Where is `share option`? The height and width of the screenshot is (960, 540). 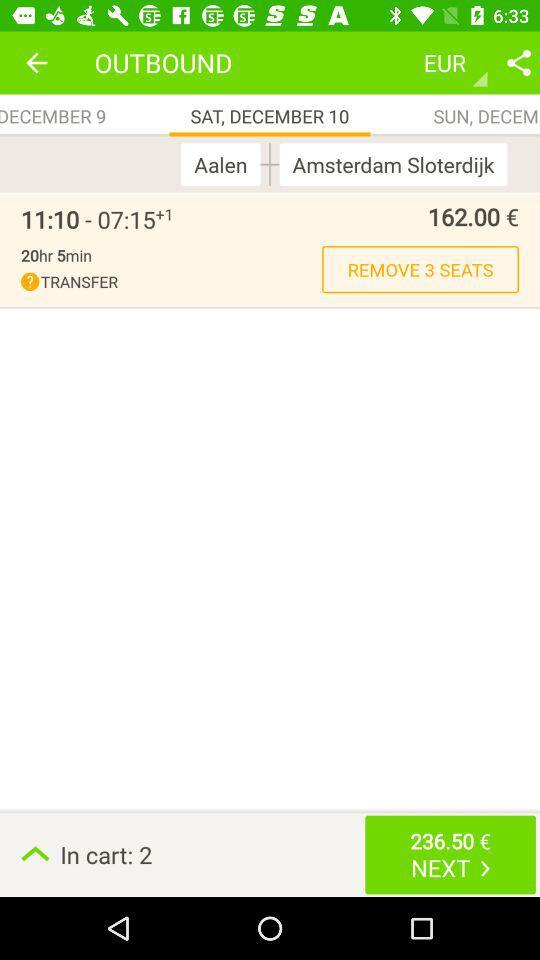 share option is located at coordinates (518, 62).